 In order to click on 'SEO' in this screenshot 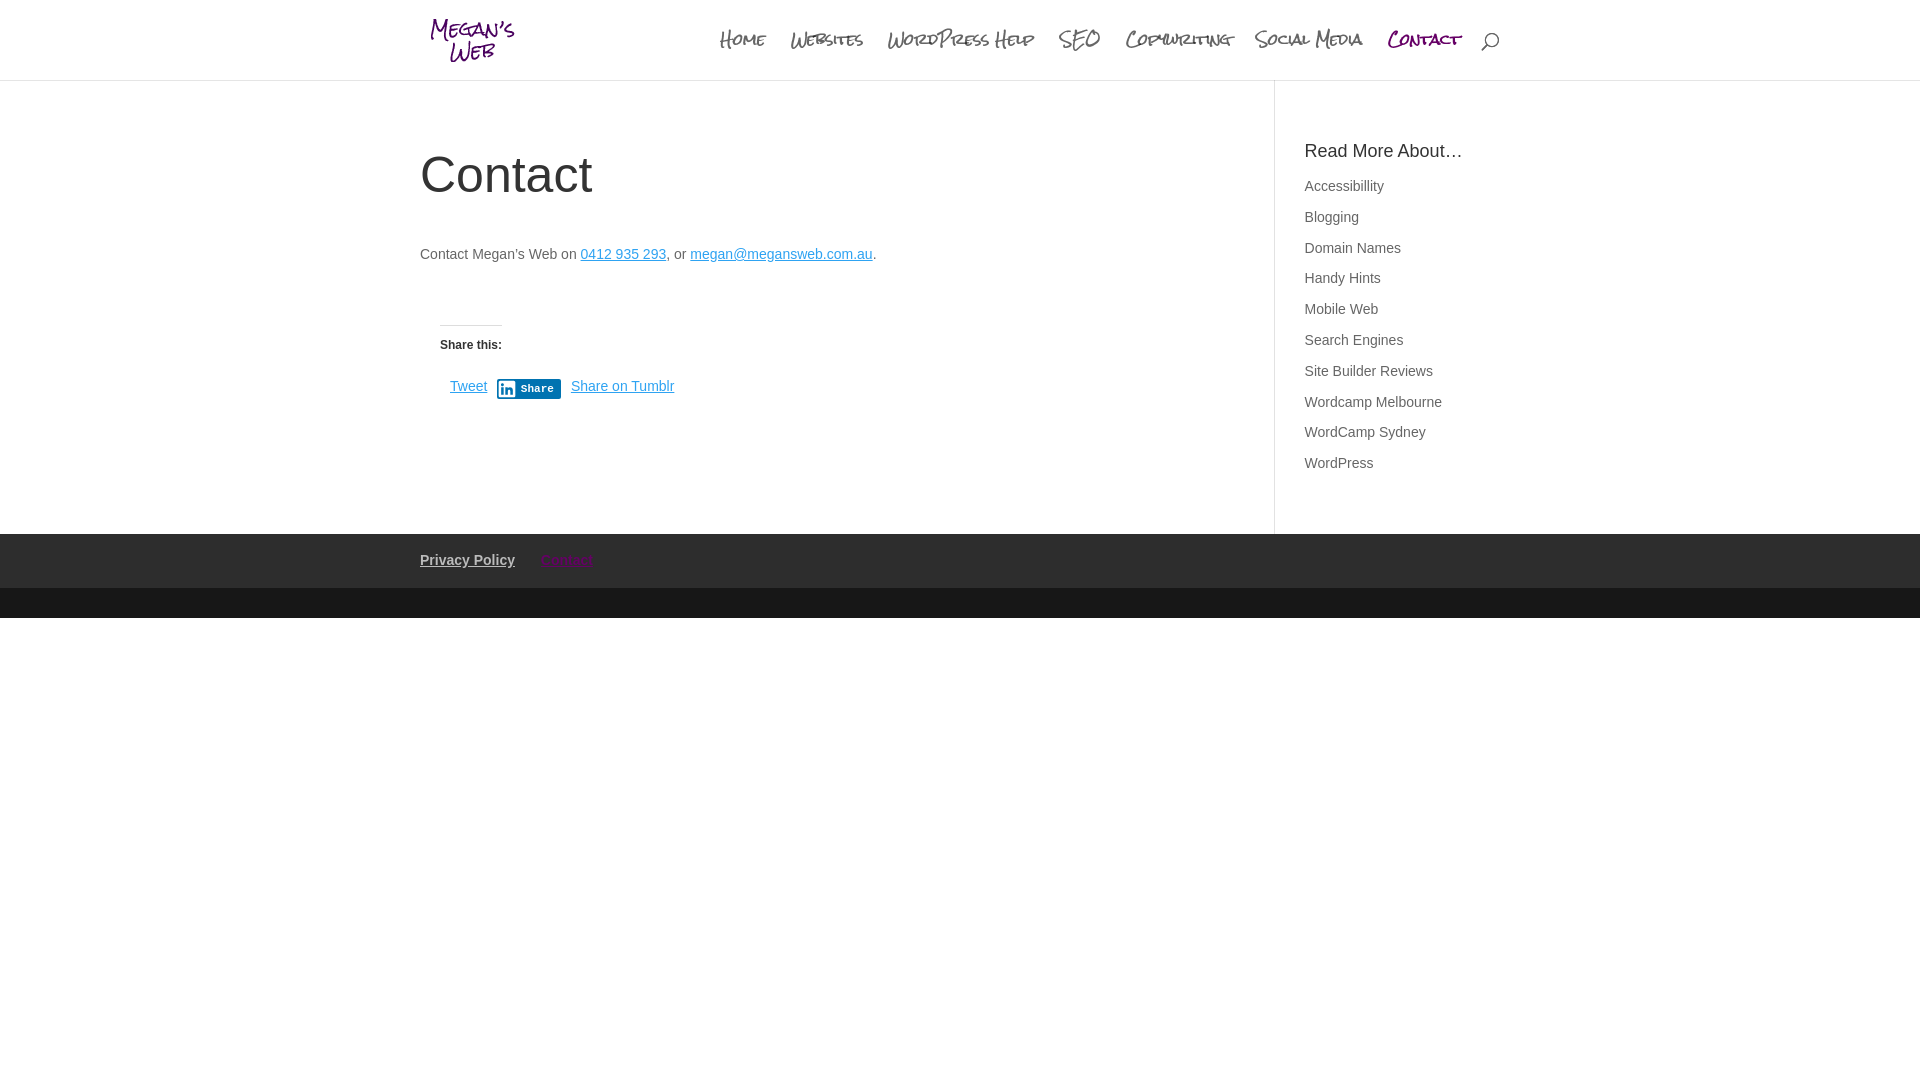, I will do `click(1079, 55)`.